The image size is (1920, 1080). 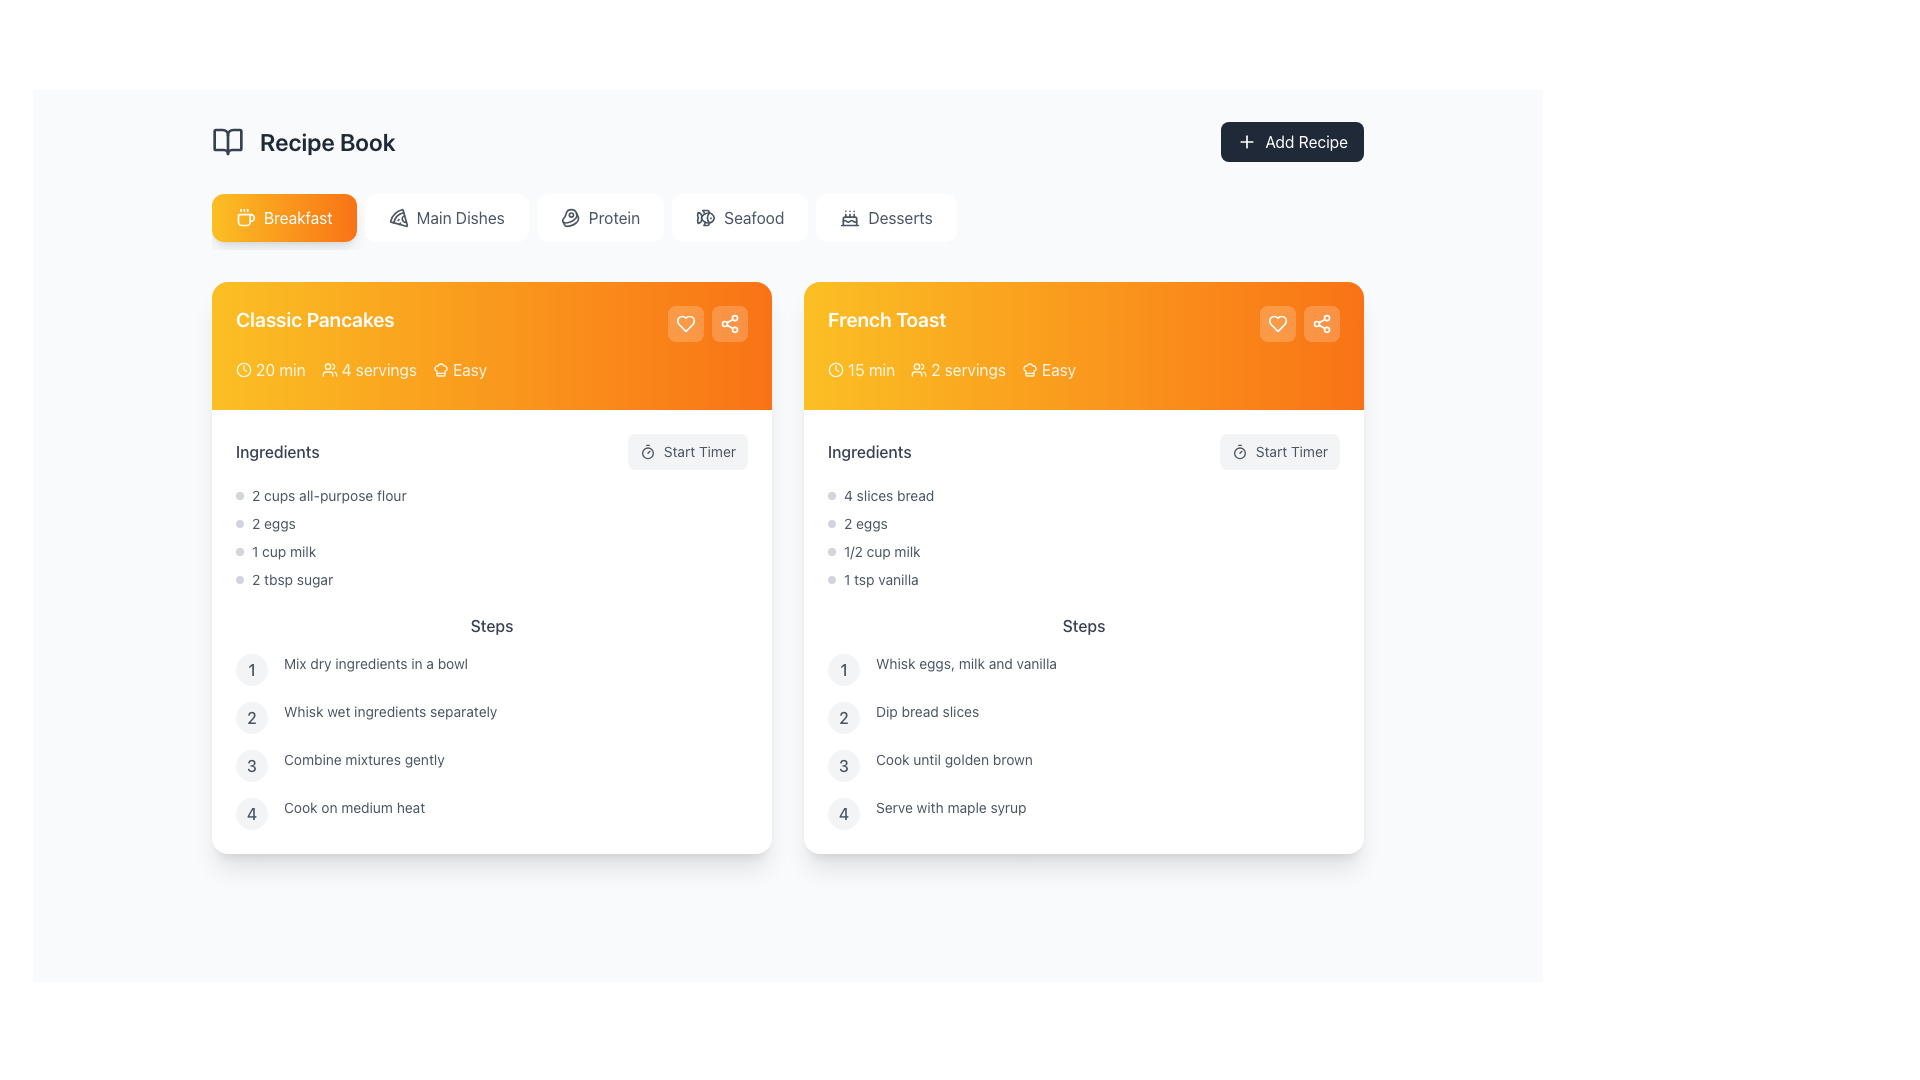 What do you see at coordinates (918, 370) in the screenshot?
I see `the icon depicting two user silhouettes` at bounding box center [918, 370].